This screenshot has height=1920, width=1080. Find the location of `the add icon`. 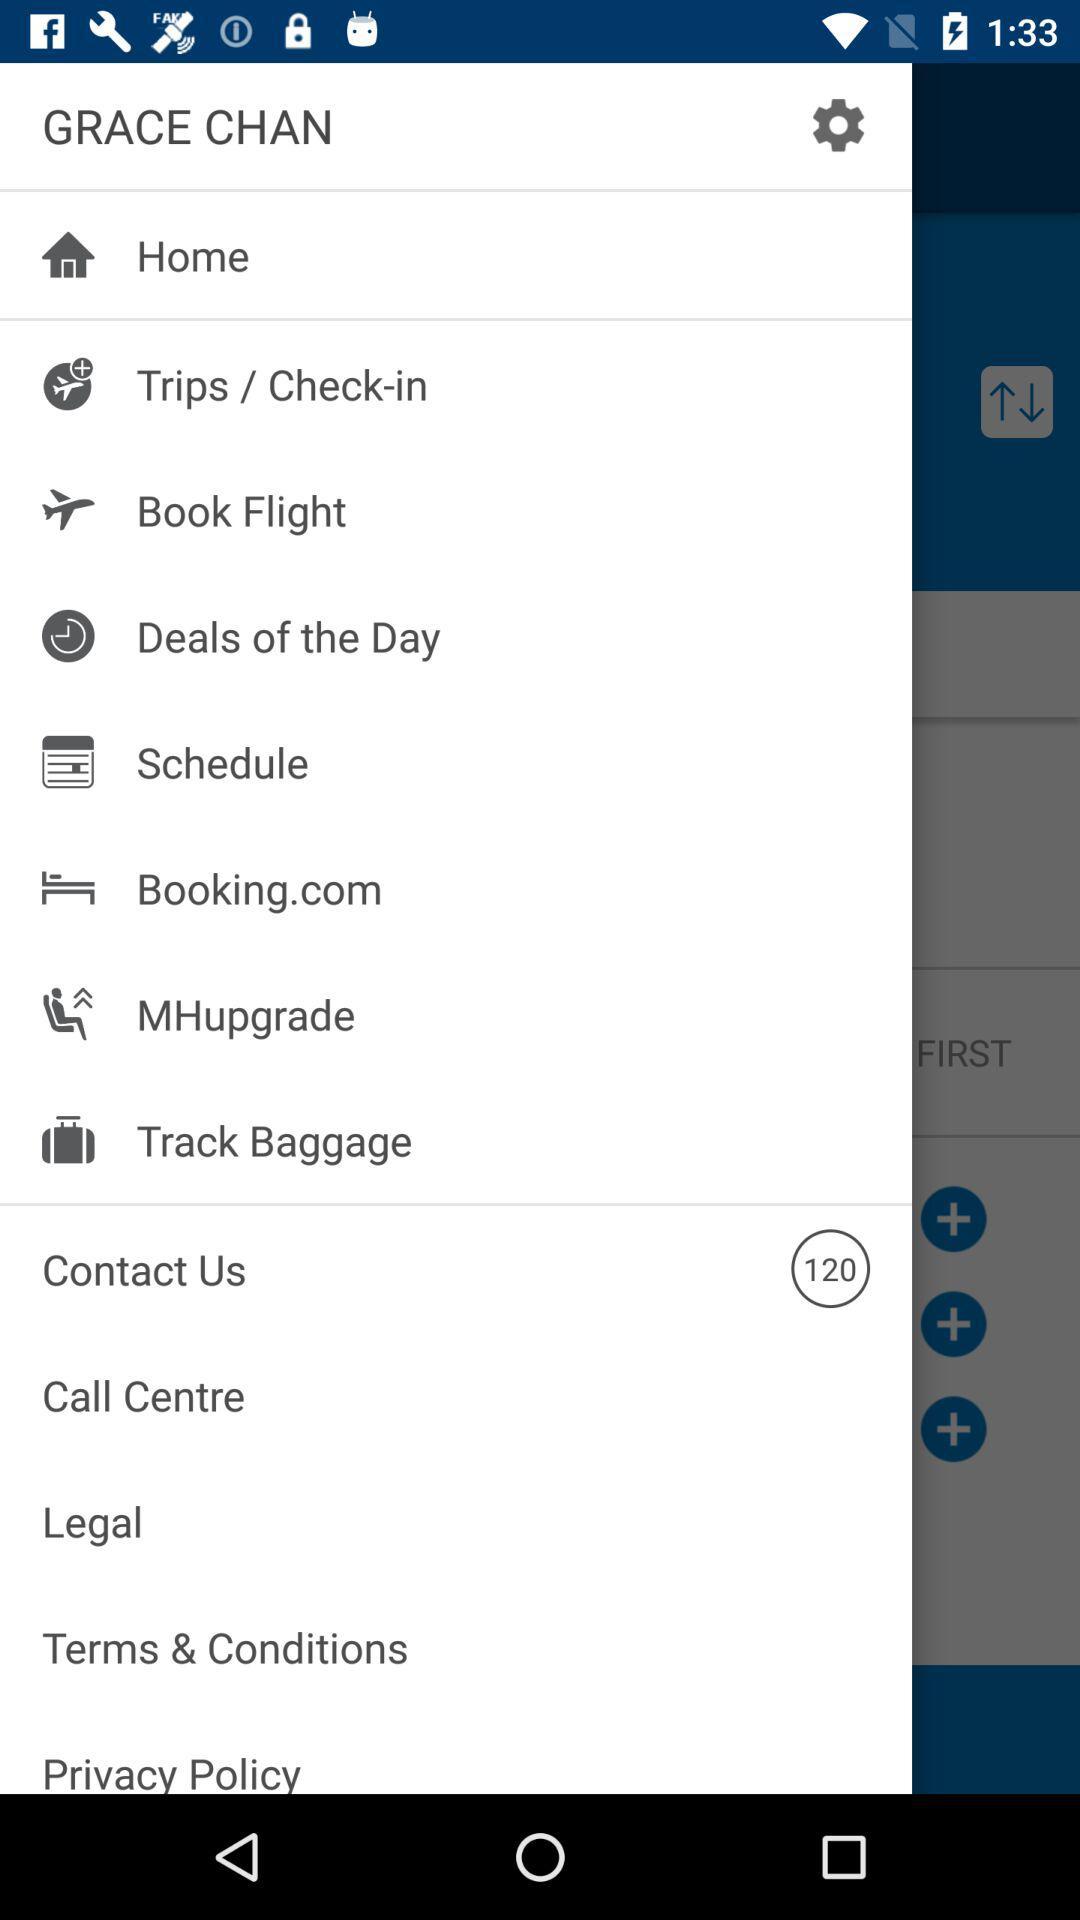

the add icon is located at coordinates (952, 1218).